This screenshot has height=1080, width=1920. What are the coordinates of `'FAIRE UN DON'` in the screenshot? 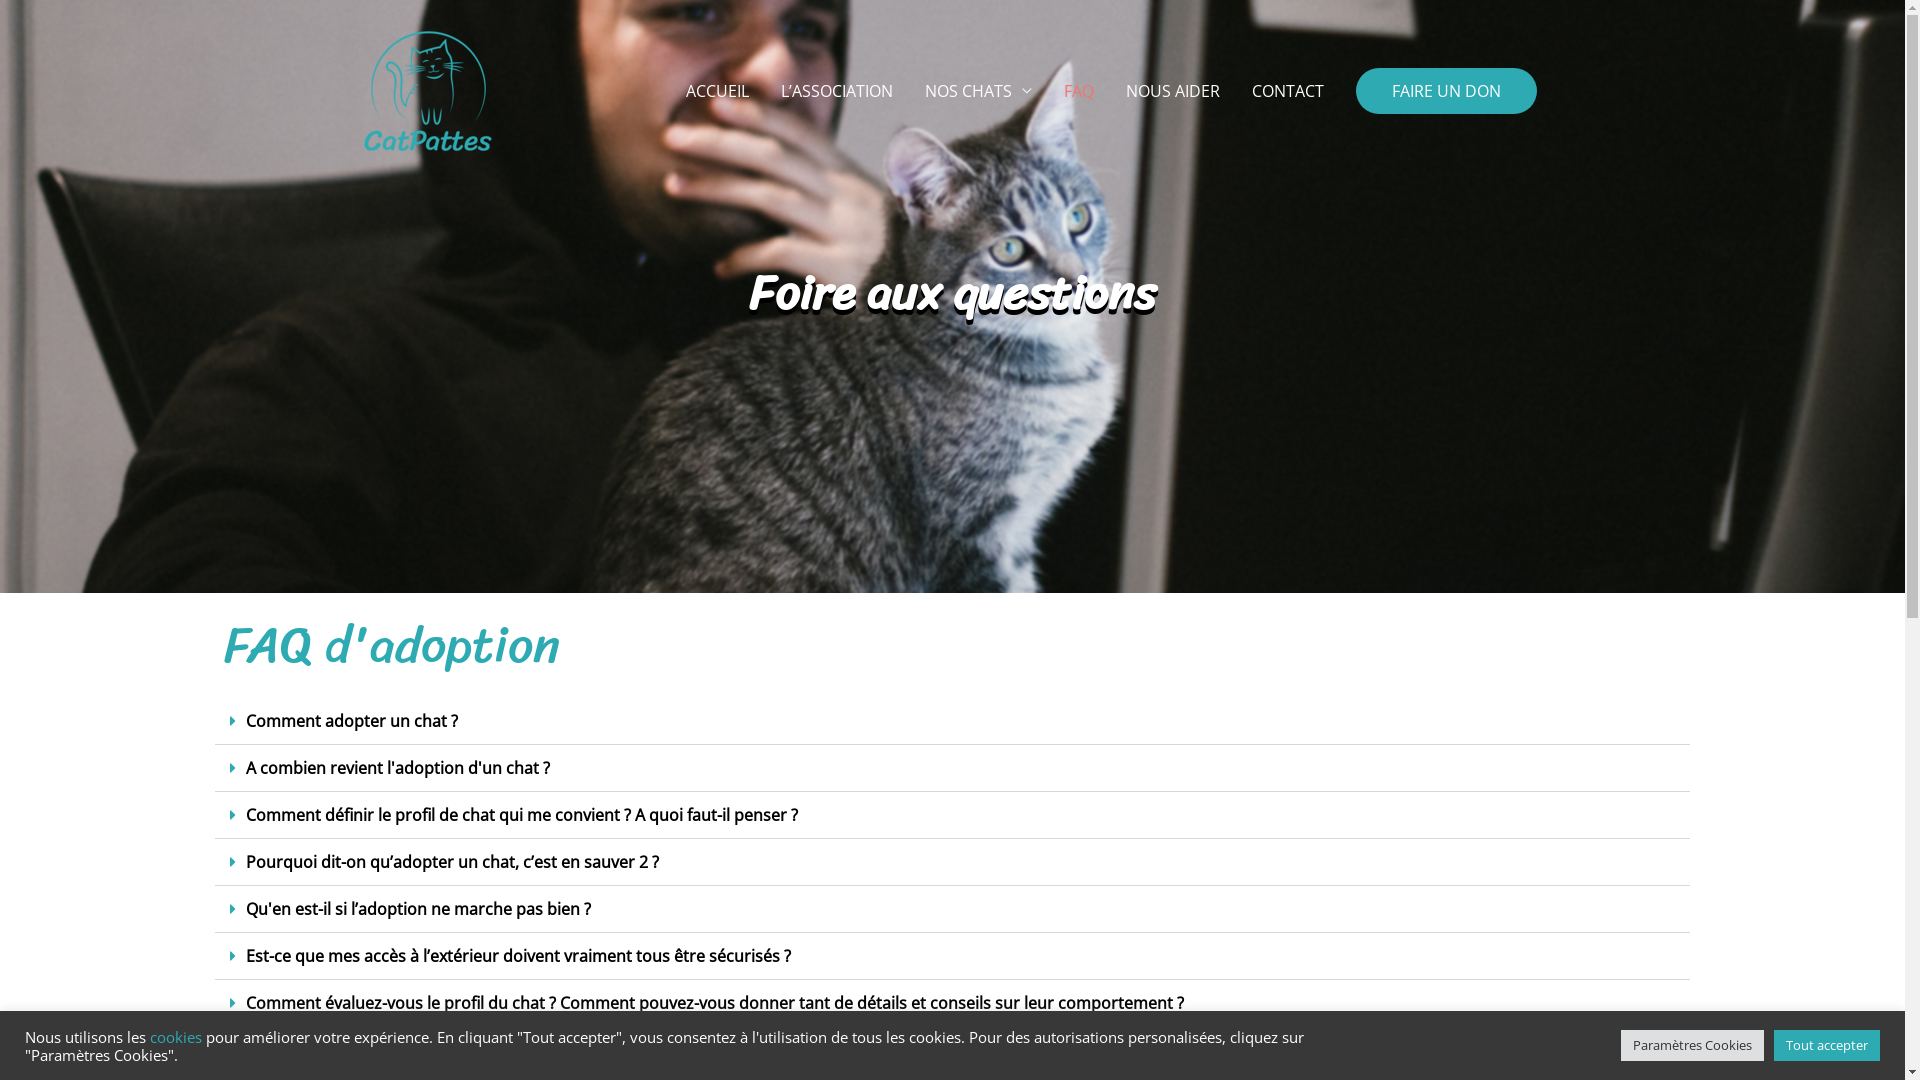 It's located at (1446, 91).